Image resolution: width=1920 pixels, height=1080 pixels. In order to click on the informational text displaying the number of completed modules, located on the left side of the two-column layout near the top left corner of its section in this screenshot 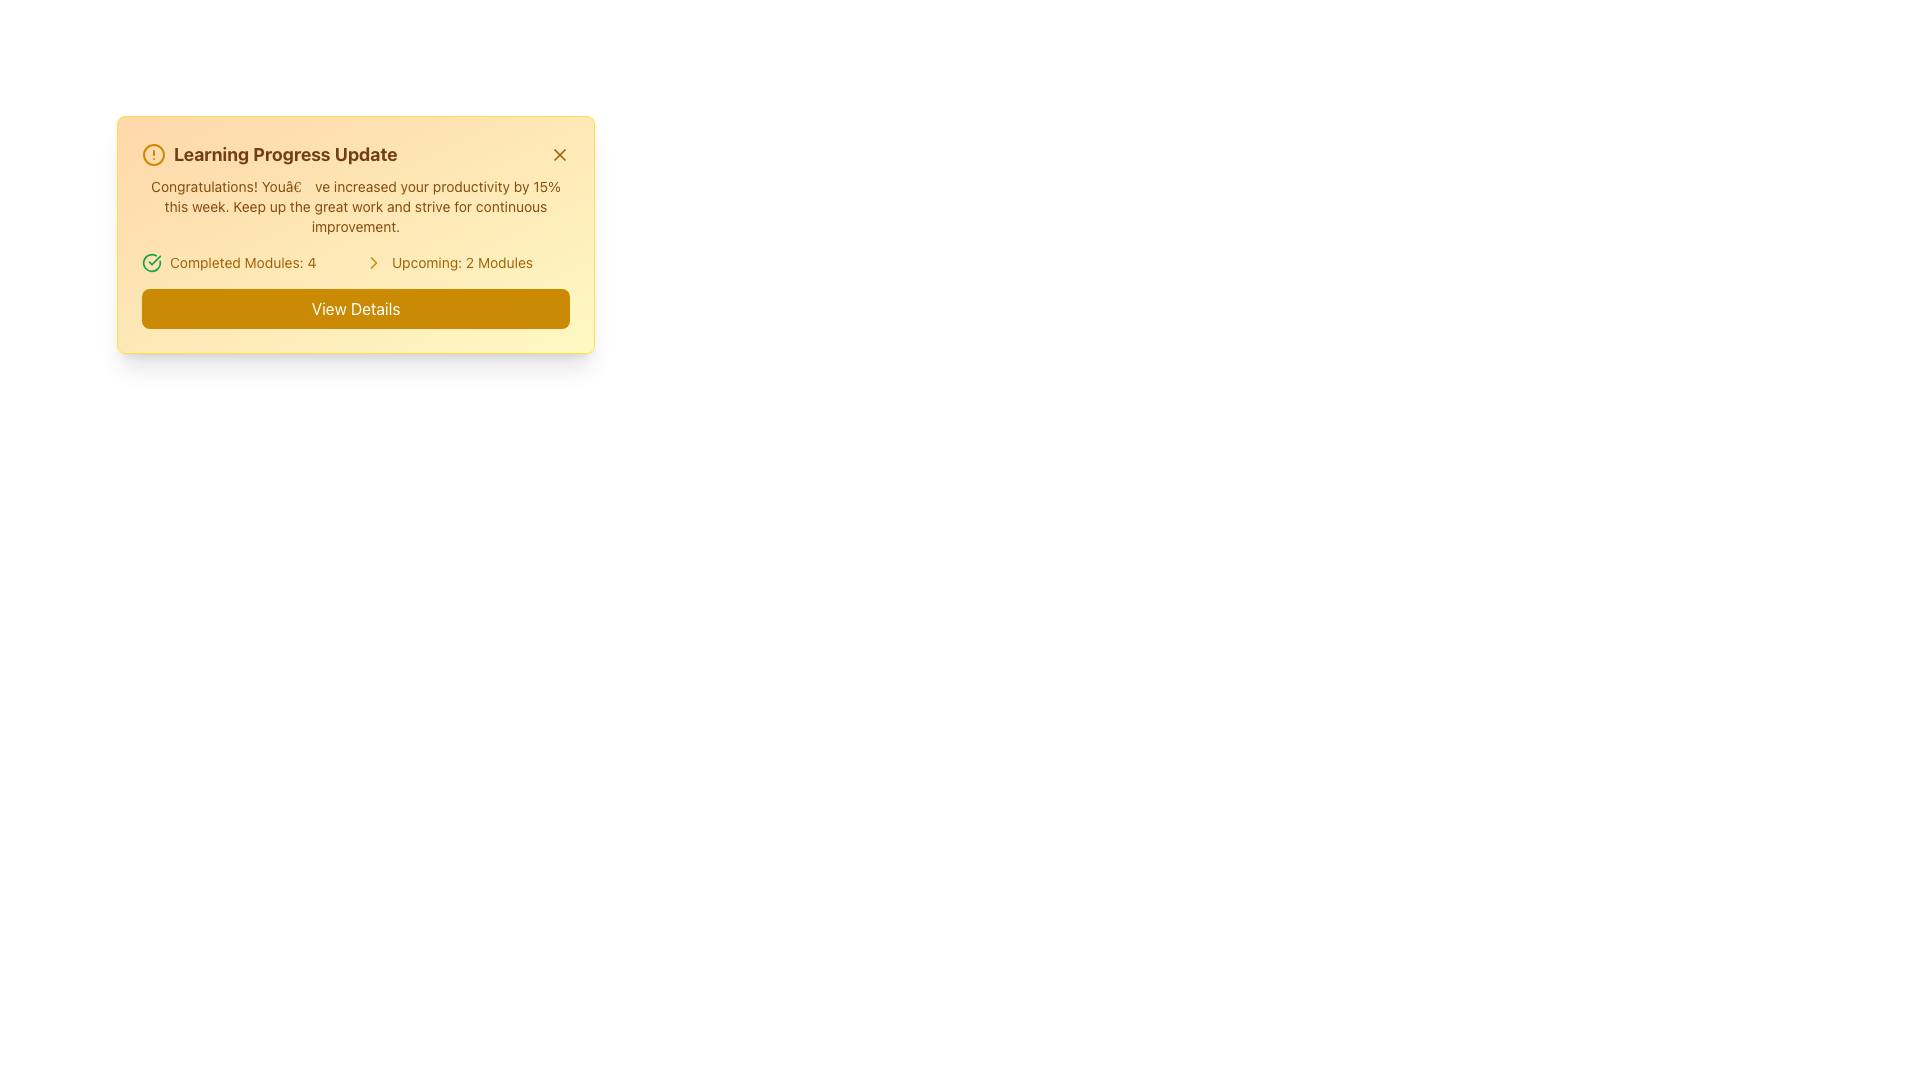, I will do `click(243, 261)`.